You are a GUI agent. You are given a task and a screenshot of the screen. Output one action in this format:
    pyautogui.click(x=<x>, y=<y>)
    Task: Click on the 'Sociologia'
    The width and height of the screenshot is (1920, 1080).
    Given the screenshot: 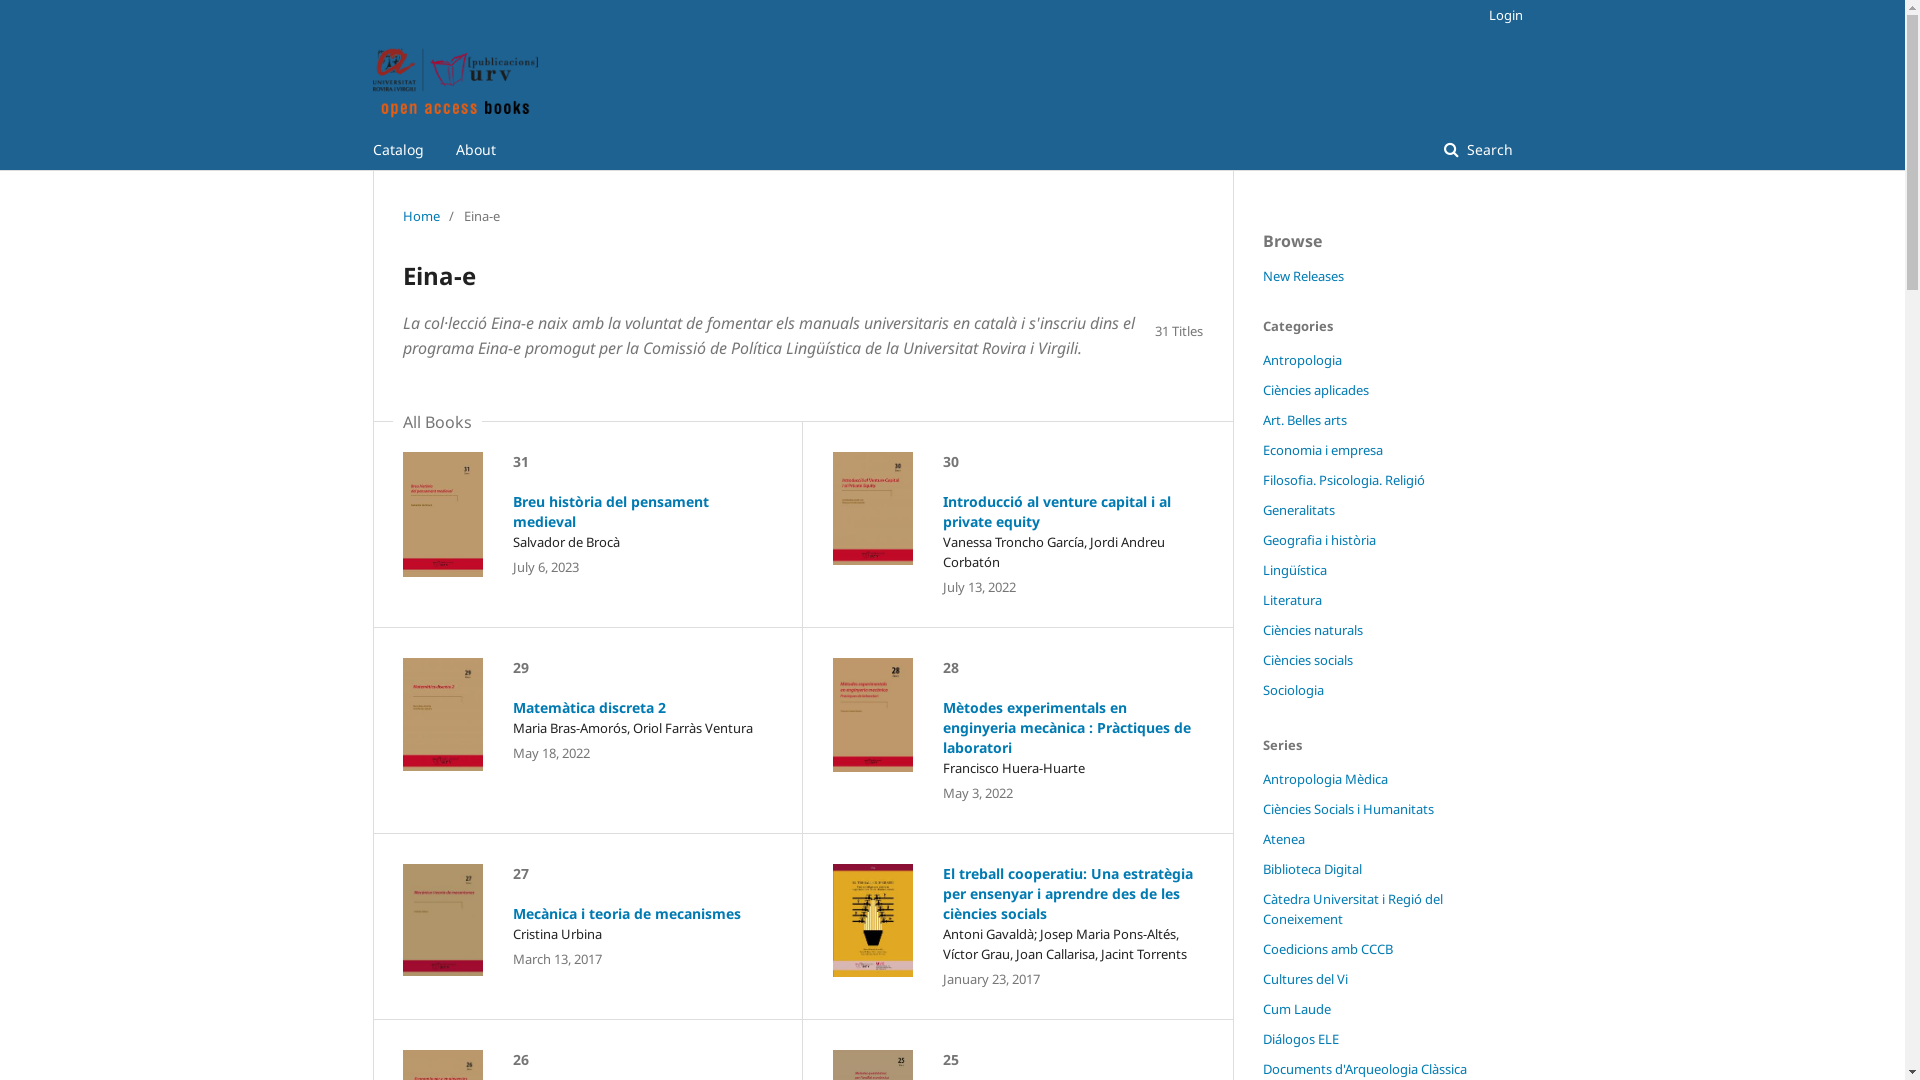 What is the action you would take?
    pyautogui.click(x=1261, y=689)
    